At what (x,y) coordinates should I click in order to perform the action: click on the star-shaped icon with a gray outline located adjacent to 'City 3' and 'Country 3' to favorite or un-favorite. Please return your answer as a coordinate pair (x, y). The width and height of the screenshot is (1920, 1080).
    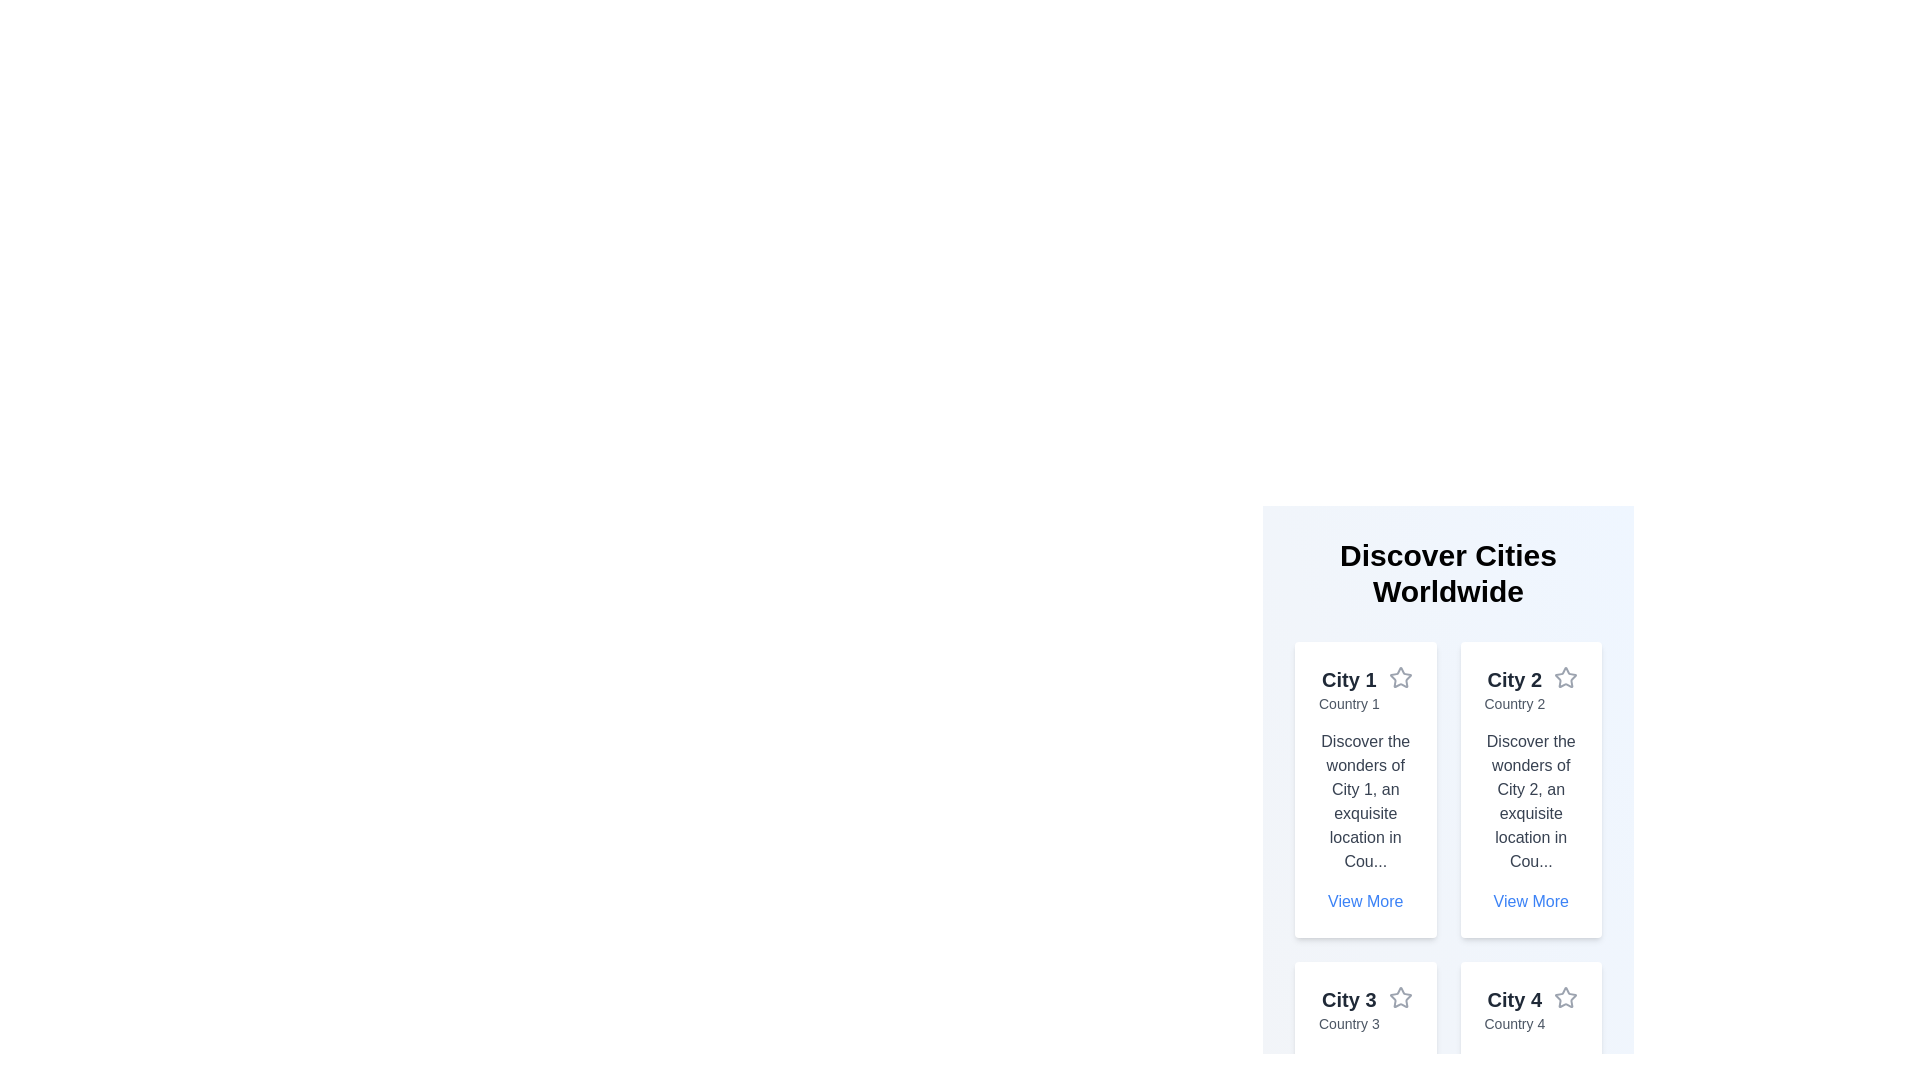
    Looking at the image, I should click on (1399, 998).